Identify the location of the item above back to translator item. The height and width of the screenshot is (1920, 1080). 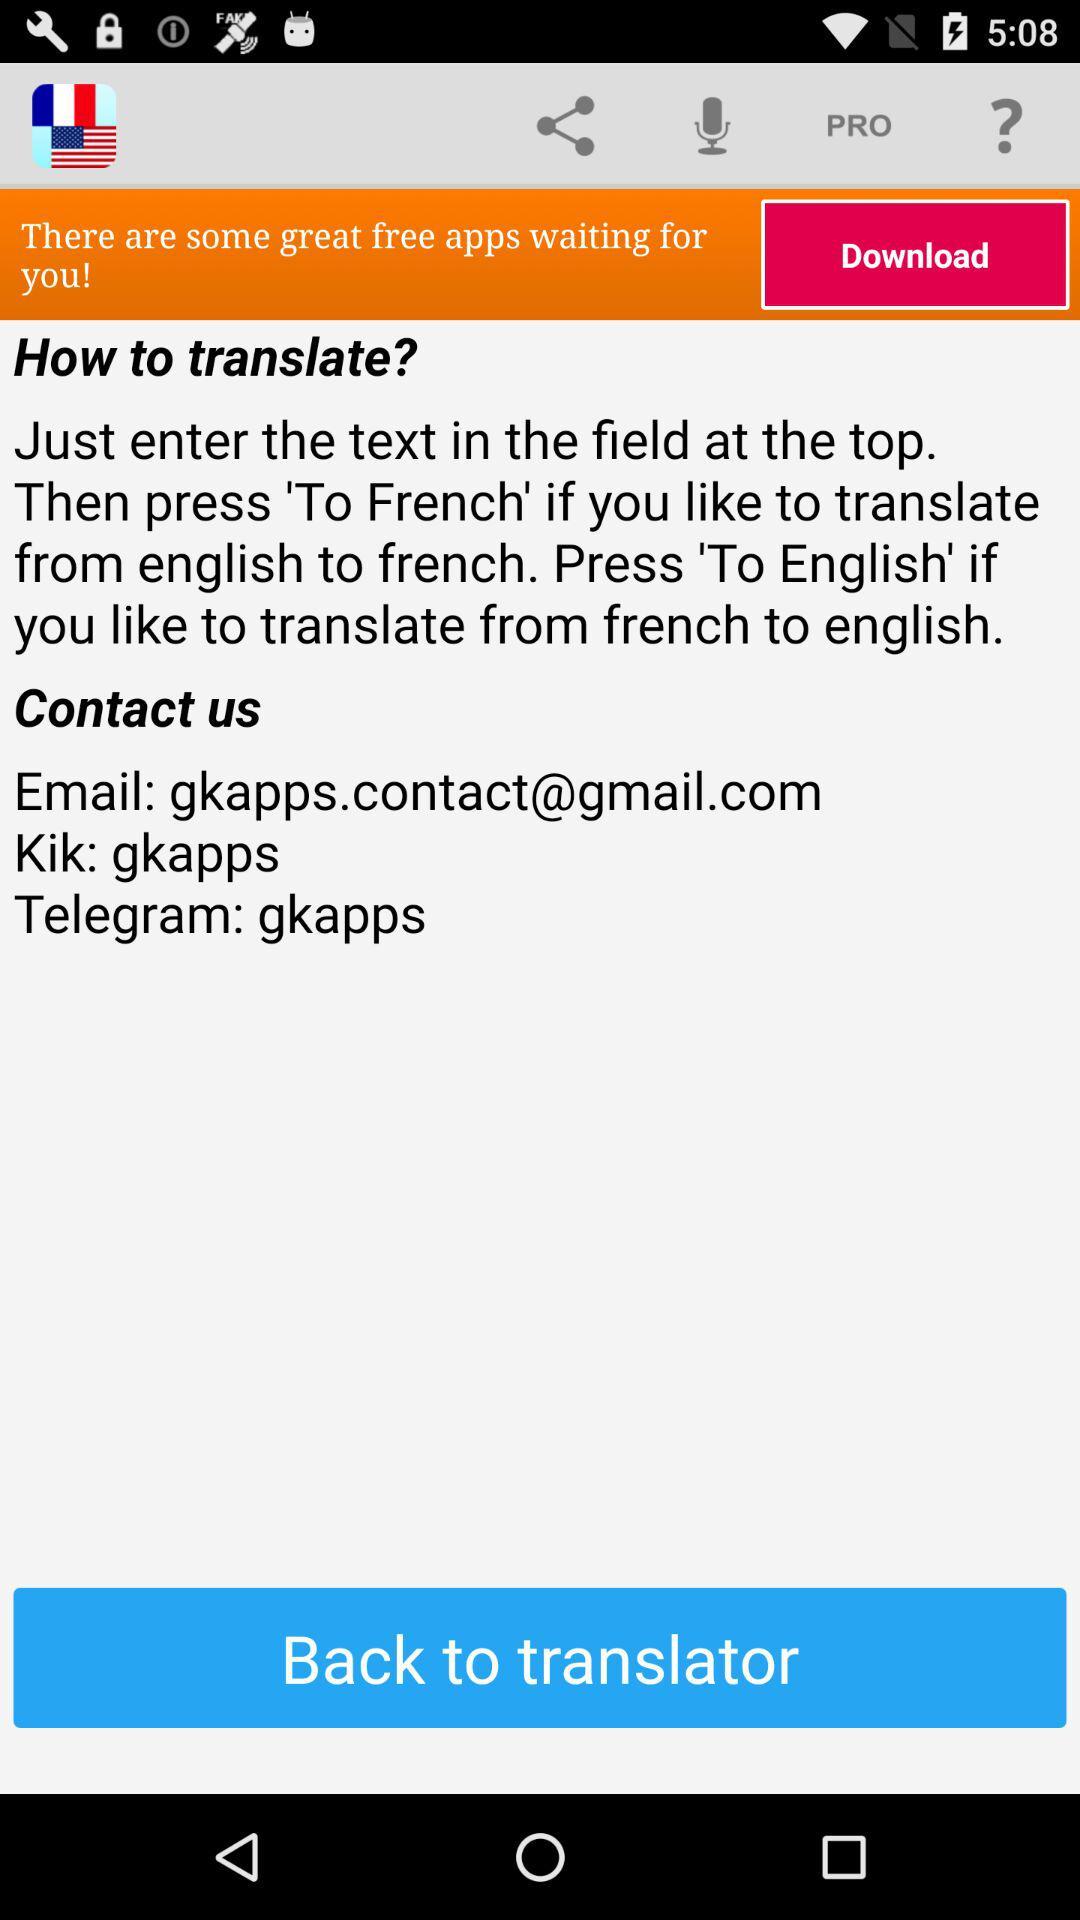
(540, 911).